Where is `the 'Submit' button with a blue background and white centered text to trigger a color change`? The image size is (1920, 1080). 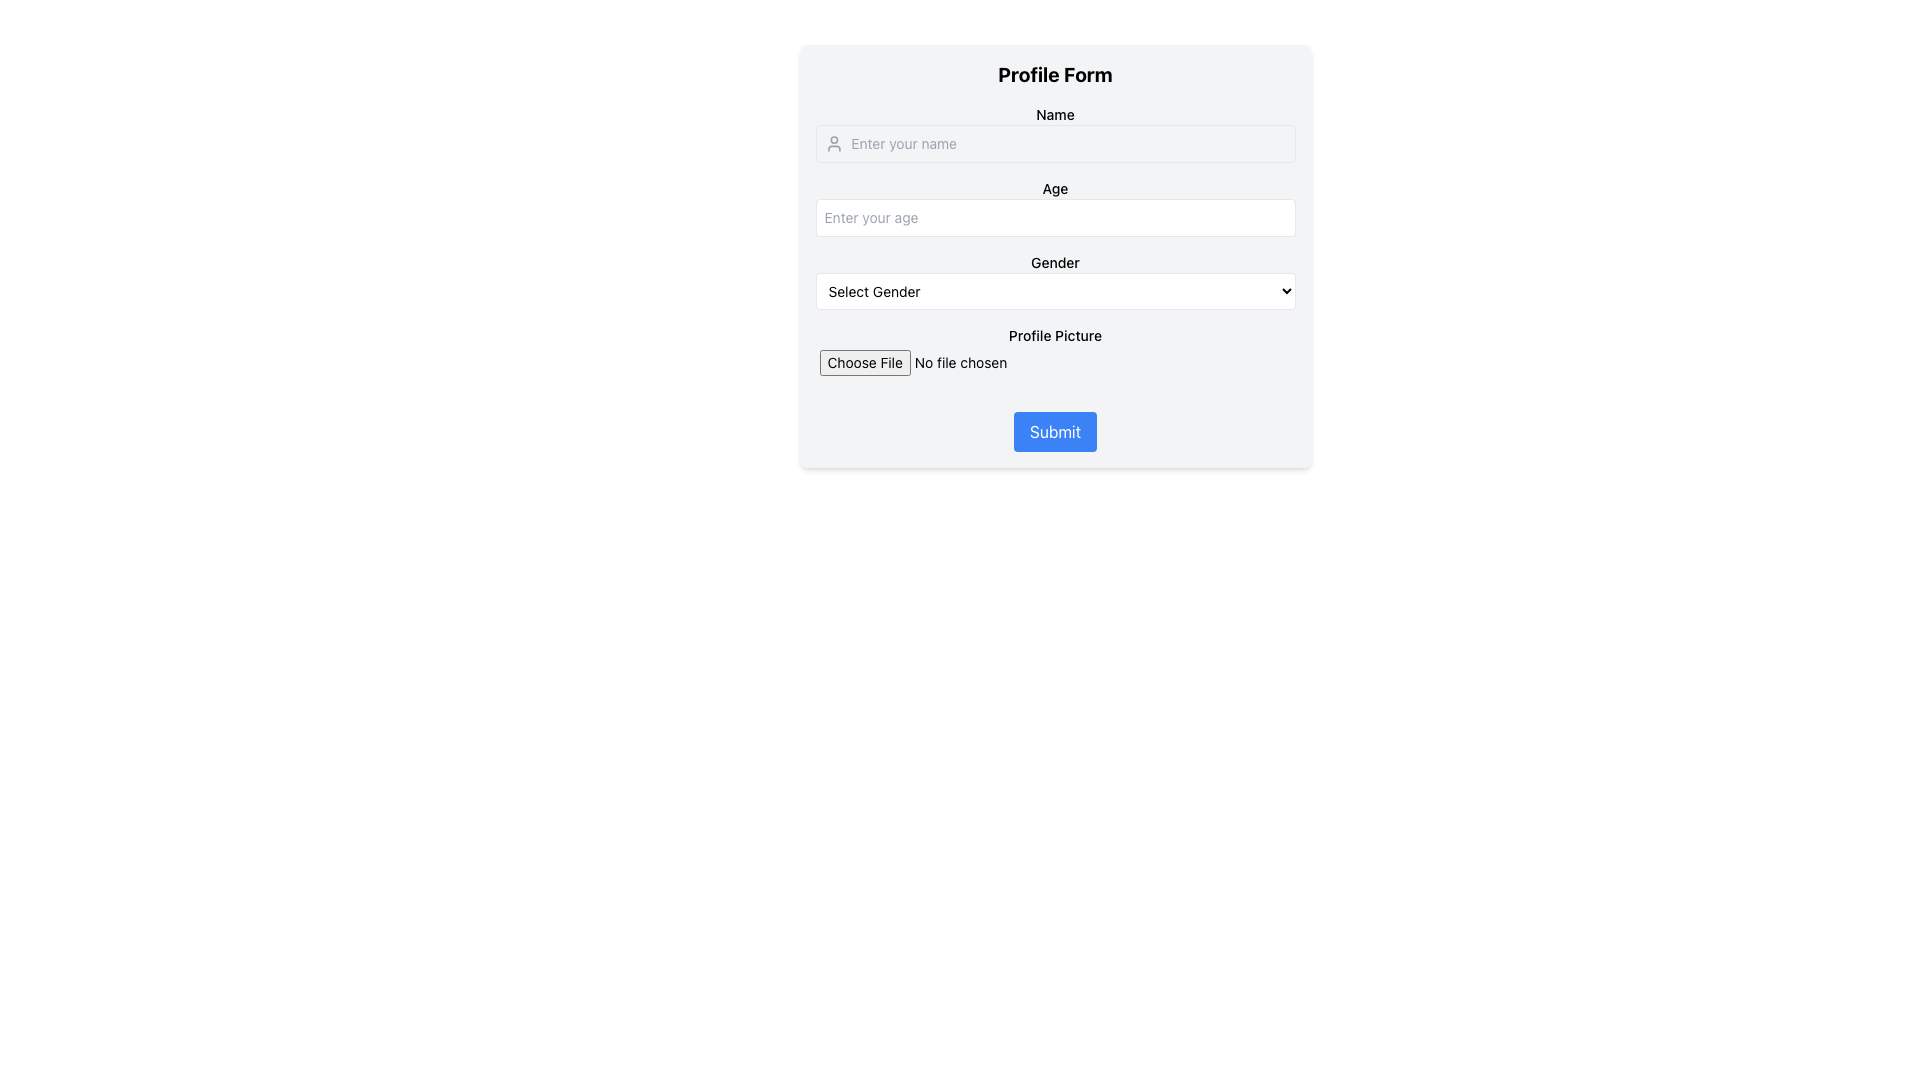 the 'Submit' button with a blue background and white centered text to trigger a color change is located at coordinates (1054, 423).